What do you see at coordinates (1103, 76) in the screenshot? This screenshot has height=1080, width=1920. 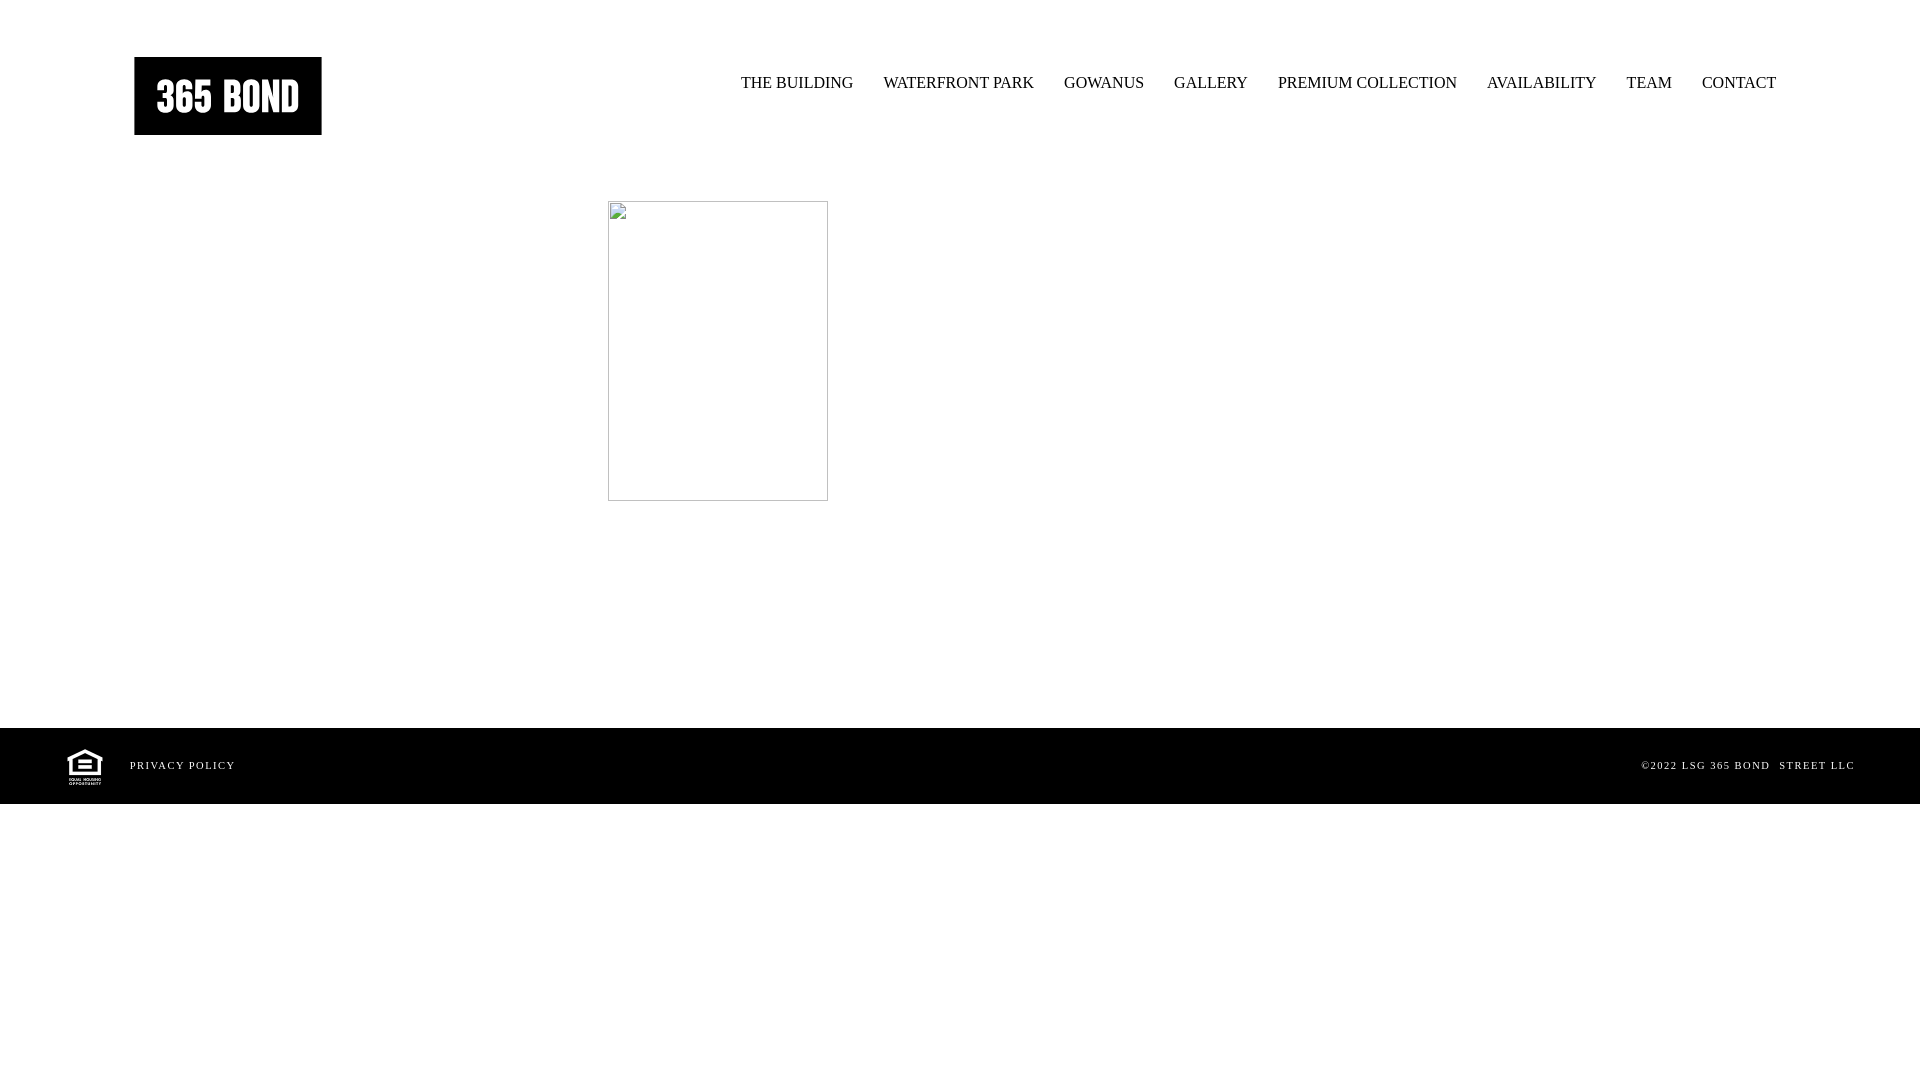 I see `'GOWANUS'` at bounding box center [1103, 76].